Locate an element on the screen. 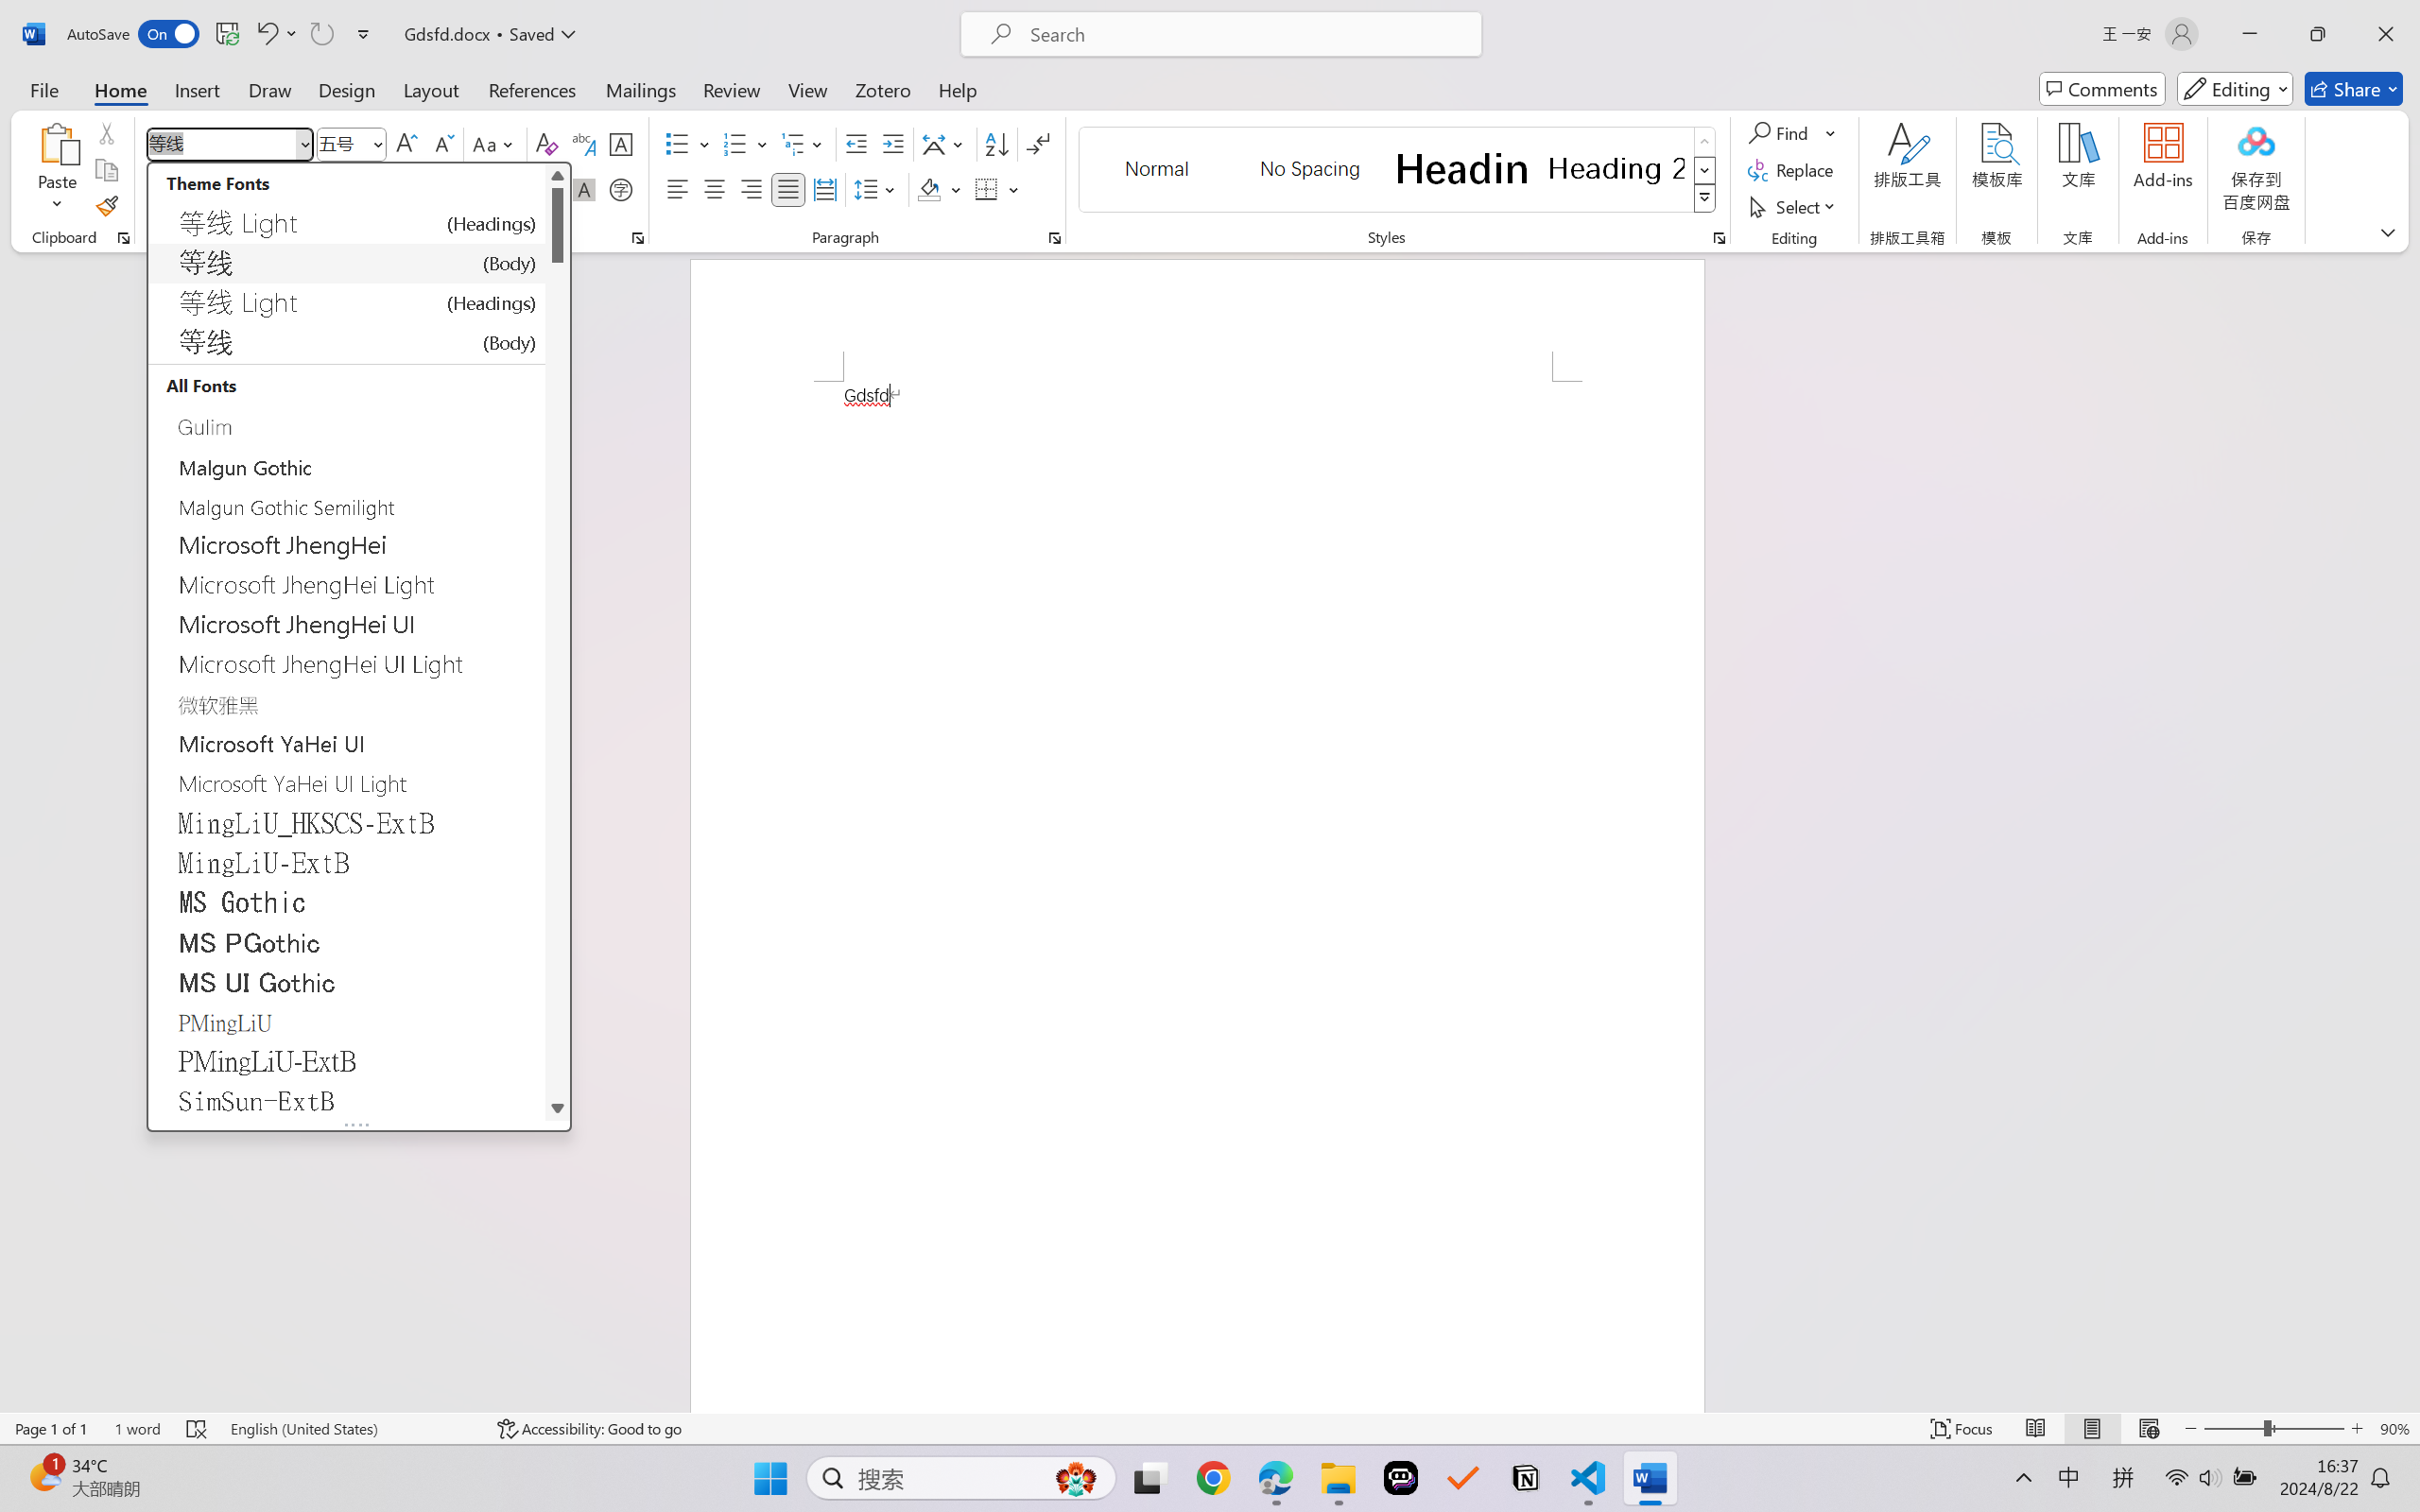  'Line and Paragraph Spacing' is located at coordinates (876, 188).